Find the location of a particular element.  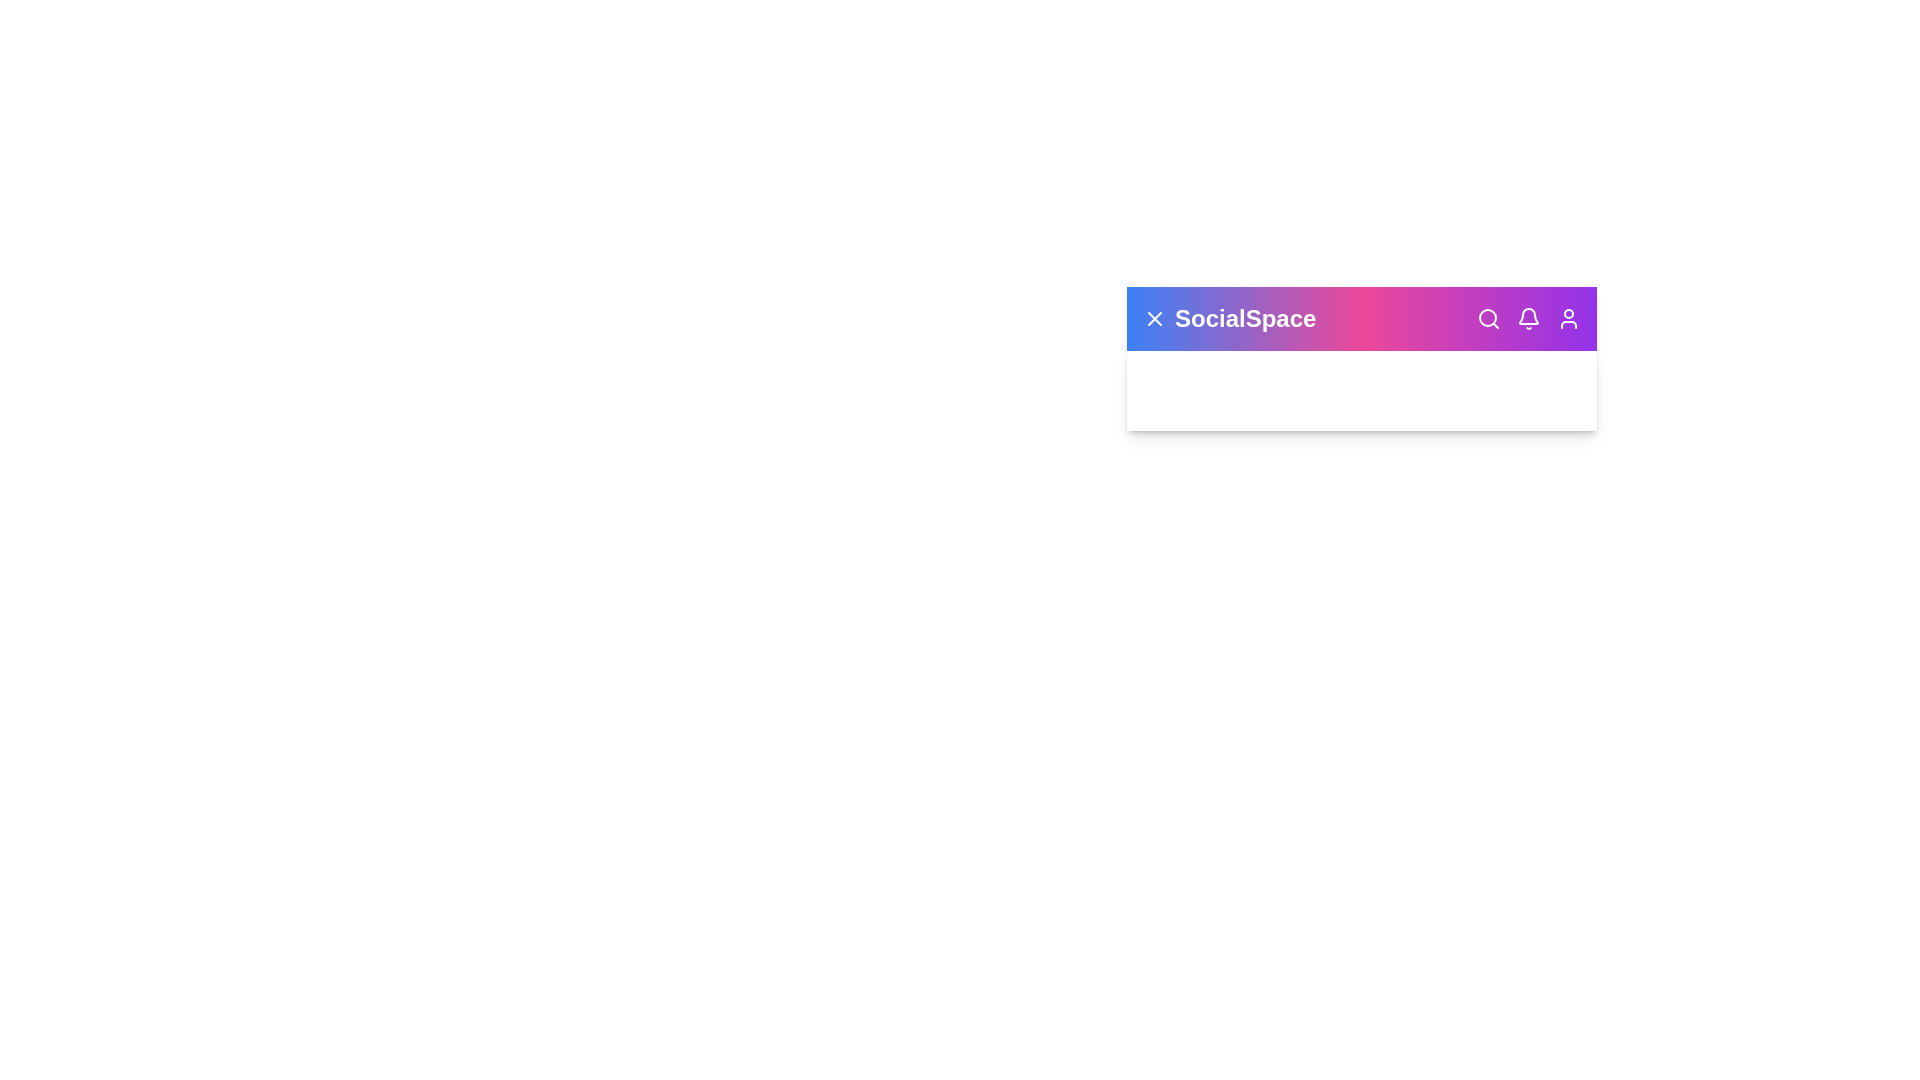

the notifications icon to interact with it is located at coordinates (1528, 318).